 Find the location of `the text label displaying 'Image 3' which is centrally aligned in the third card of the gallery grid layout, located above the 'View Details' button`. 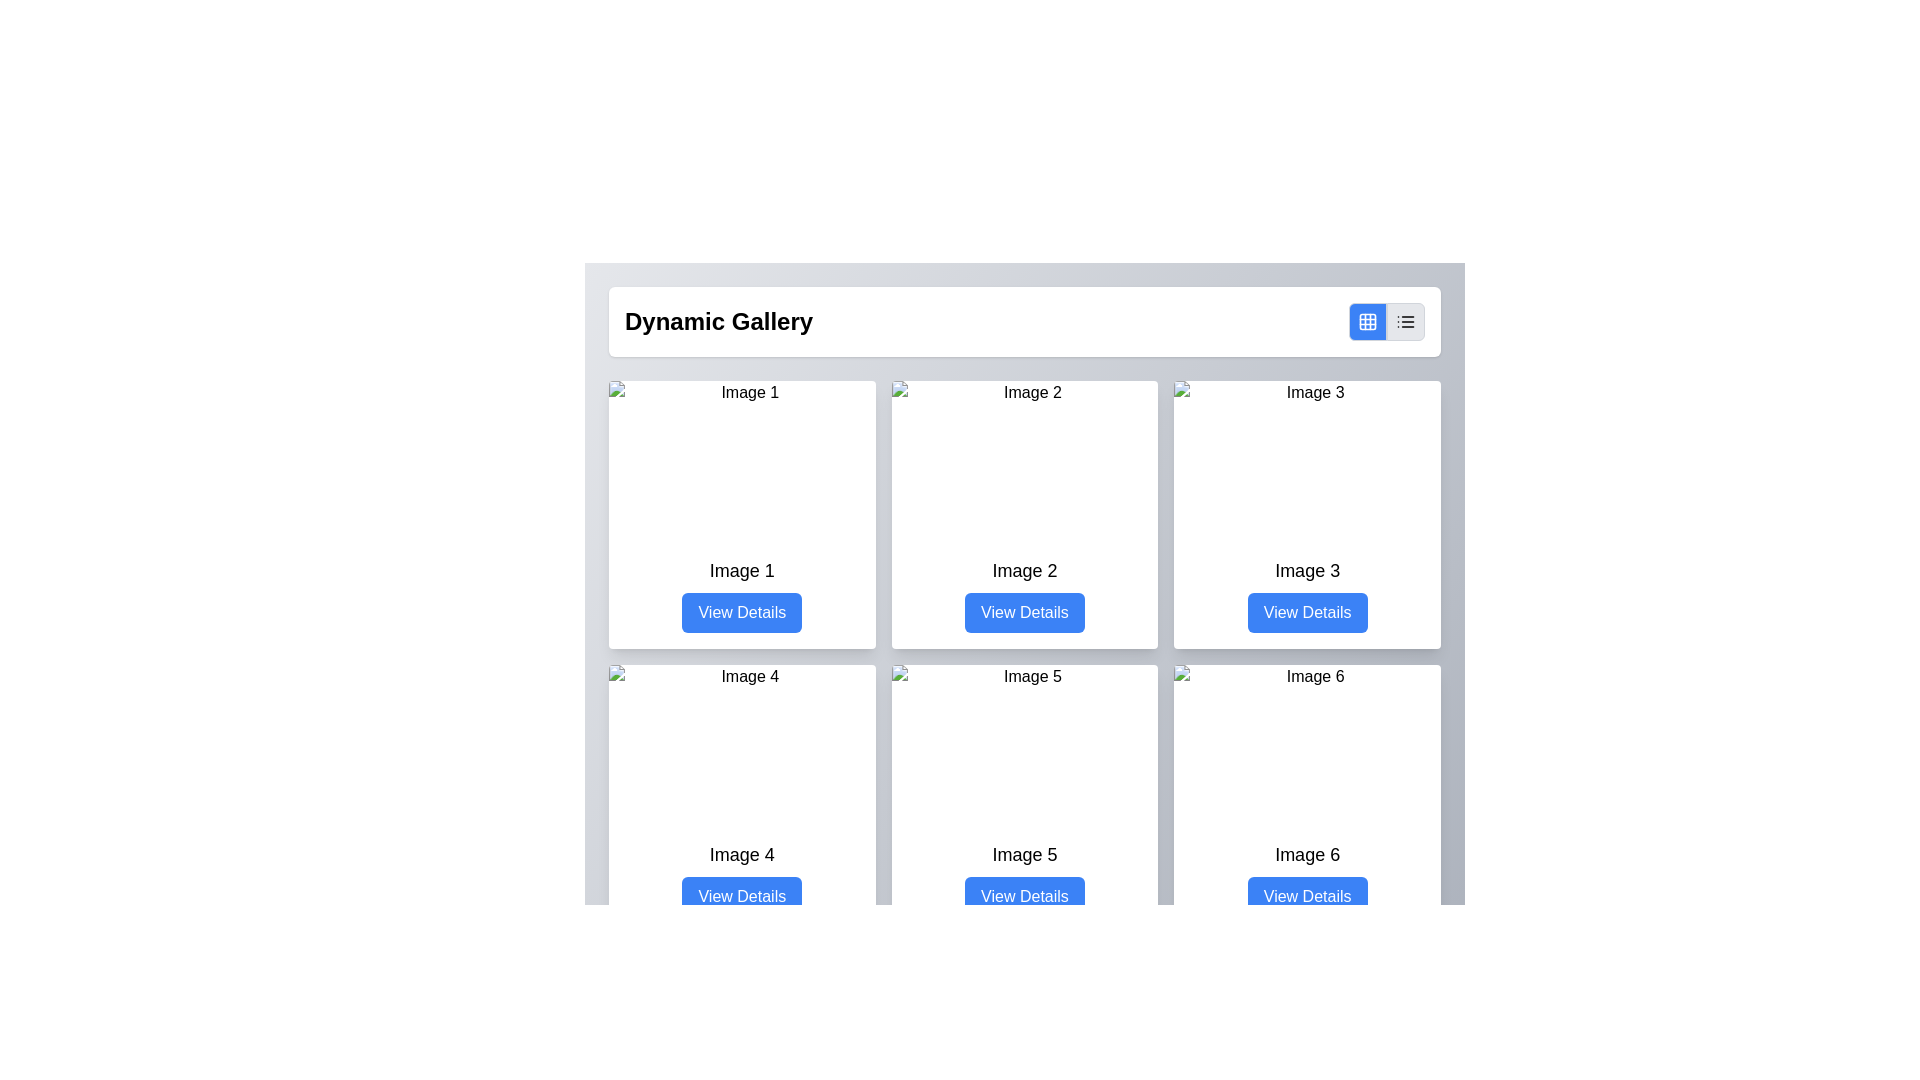

the text label displaying 'Image 3' which is centrally aligned in the third card of the gallery grid layout, located above the 'View Details' button is located at coordinates (1307, 570).